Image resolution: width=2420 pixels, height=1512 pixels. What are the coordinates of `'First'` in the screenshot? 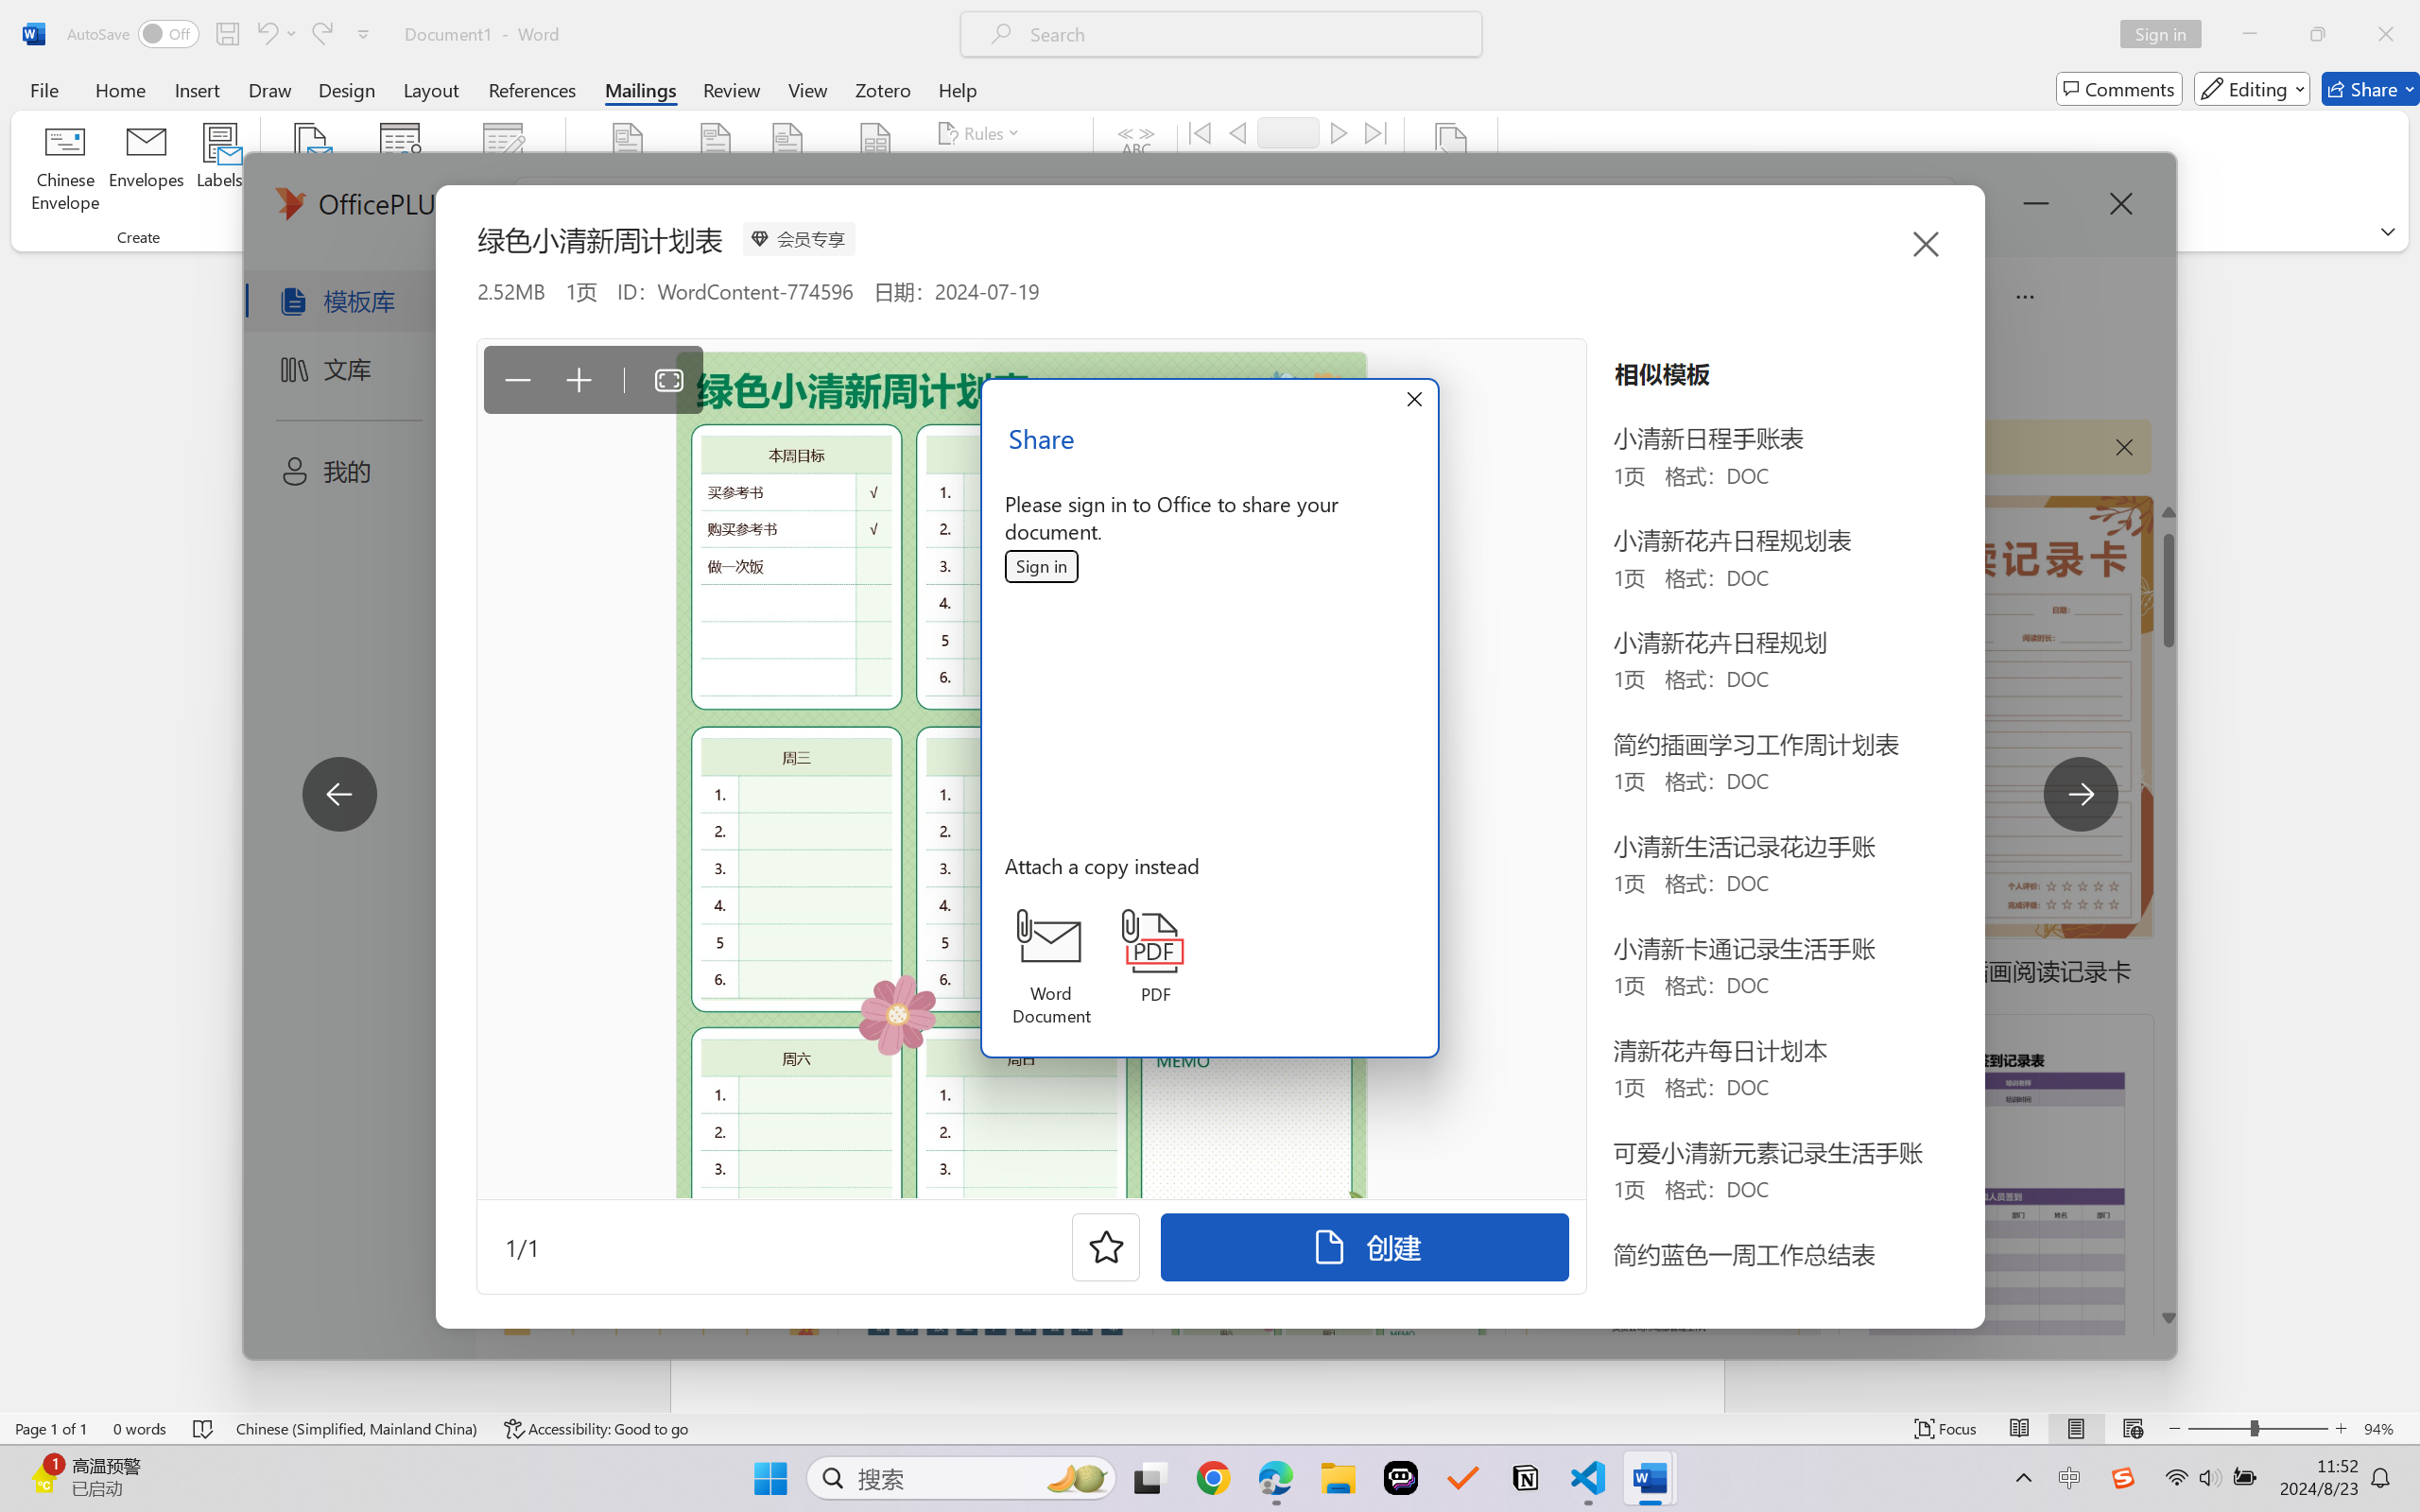 It's located at (1200, 131).